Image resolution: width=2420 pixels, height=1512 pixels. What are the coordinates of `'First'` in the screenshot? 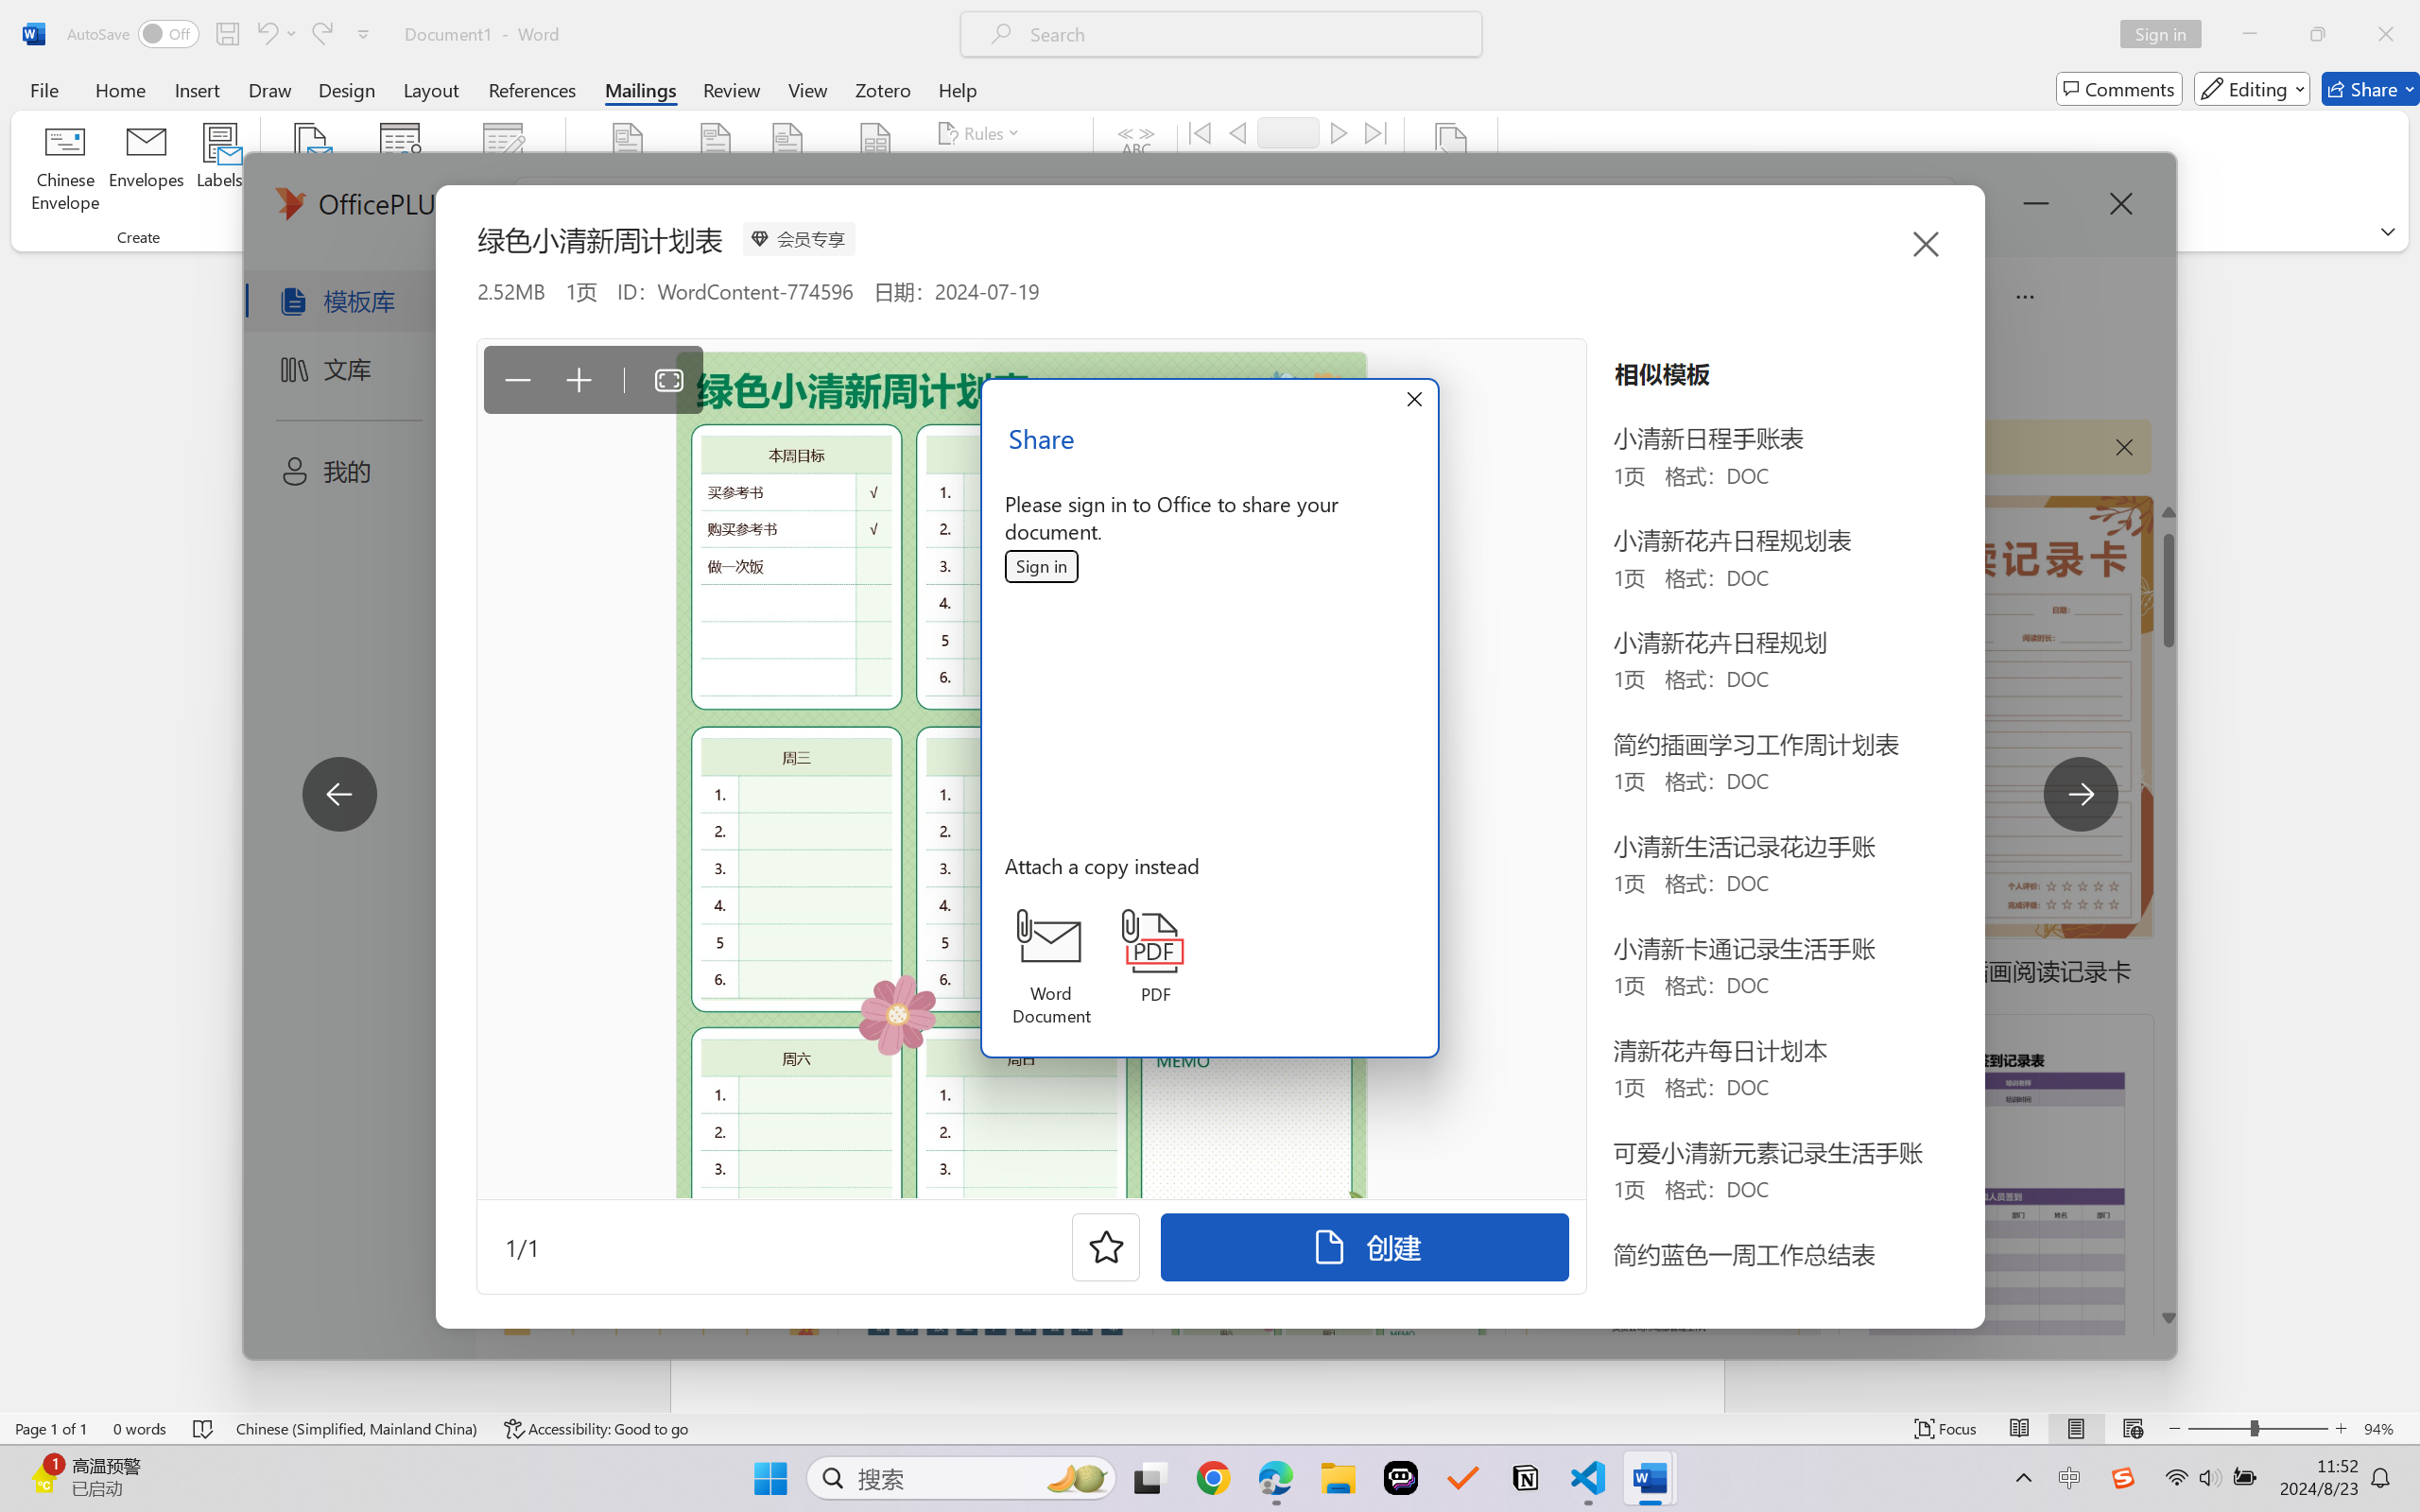 It's located at (1200, 131).